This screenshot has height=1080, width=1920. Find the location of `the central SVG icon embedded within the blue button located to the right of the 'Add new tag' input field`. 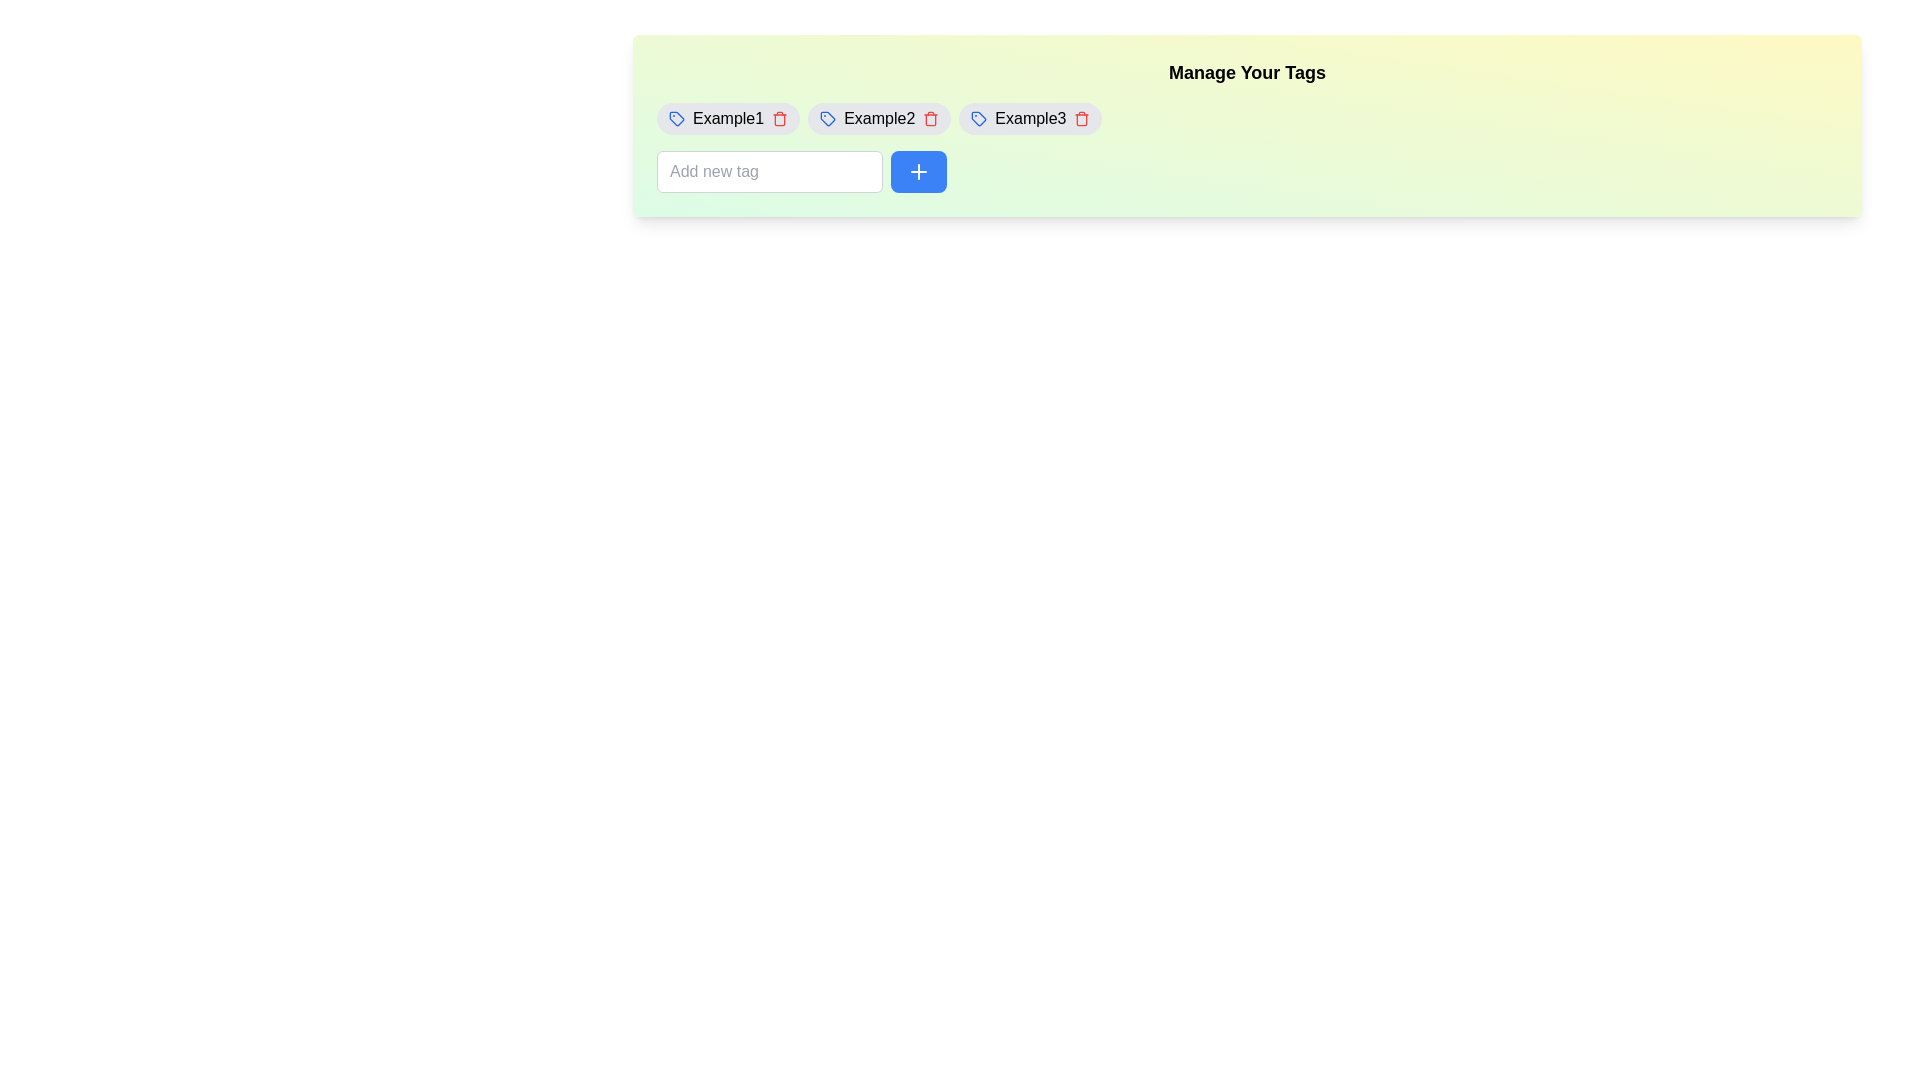

the central SVG icon embedded within the blue button located to the right of the 'Add new tag' input field is located at coordinates (917, 171).